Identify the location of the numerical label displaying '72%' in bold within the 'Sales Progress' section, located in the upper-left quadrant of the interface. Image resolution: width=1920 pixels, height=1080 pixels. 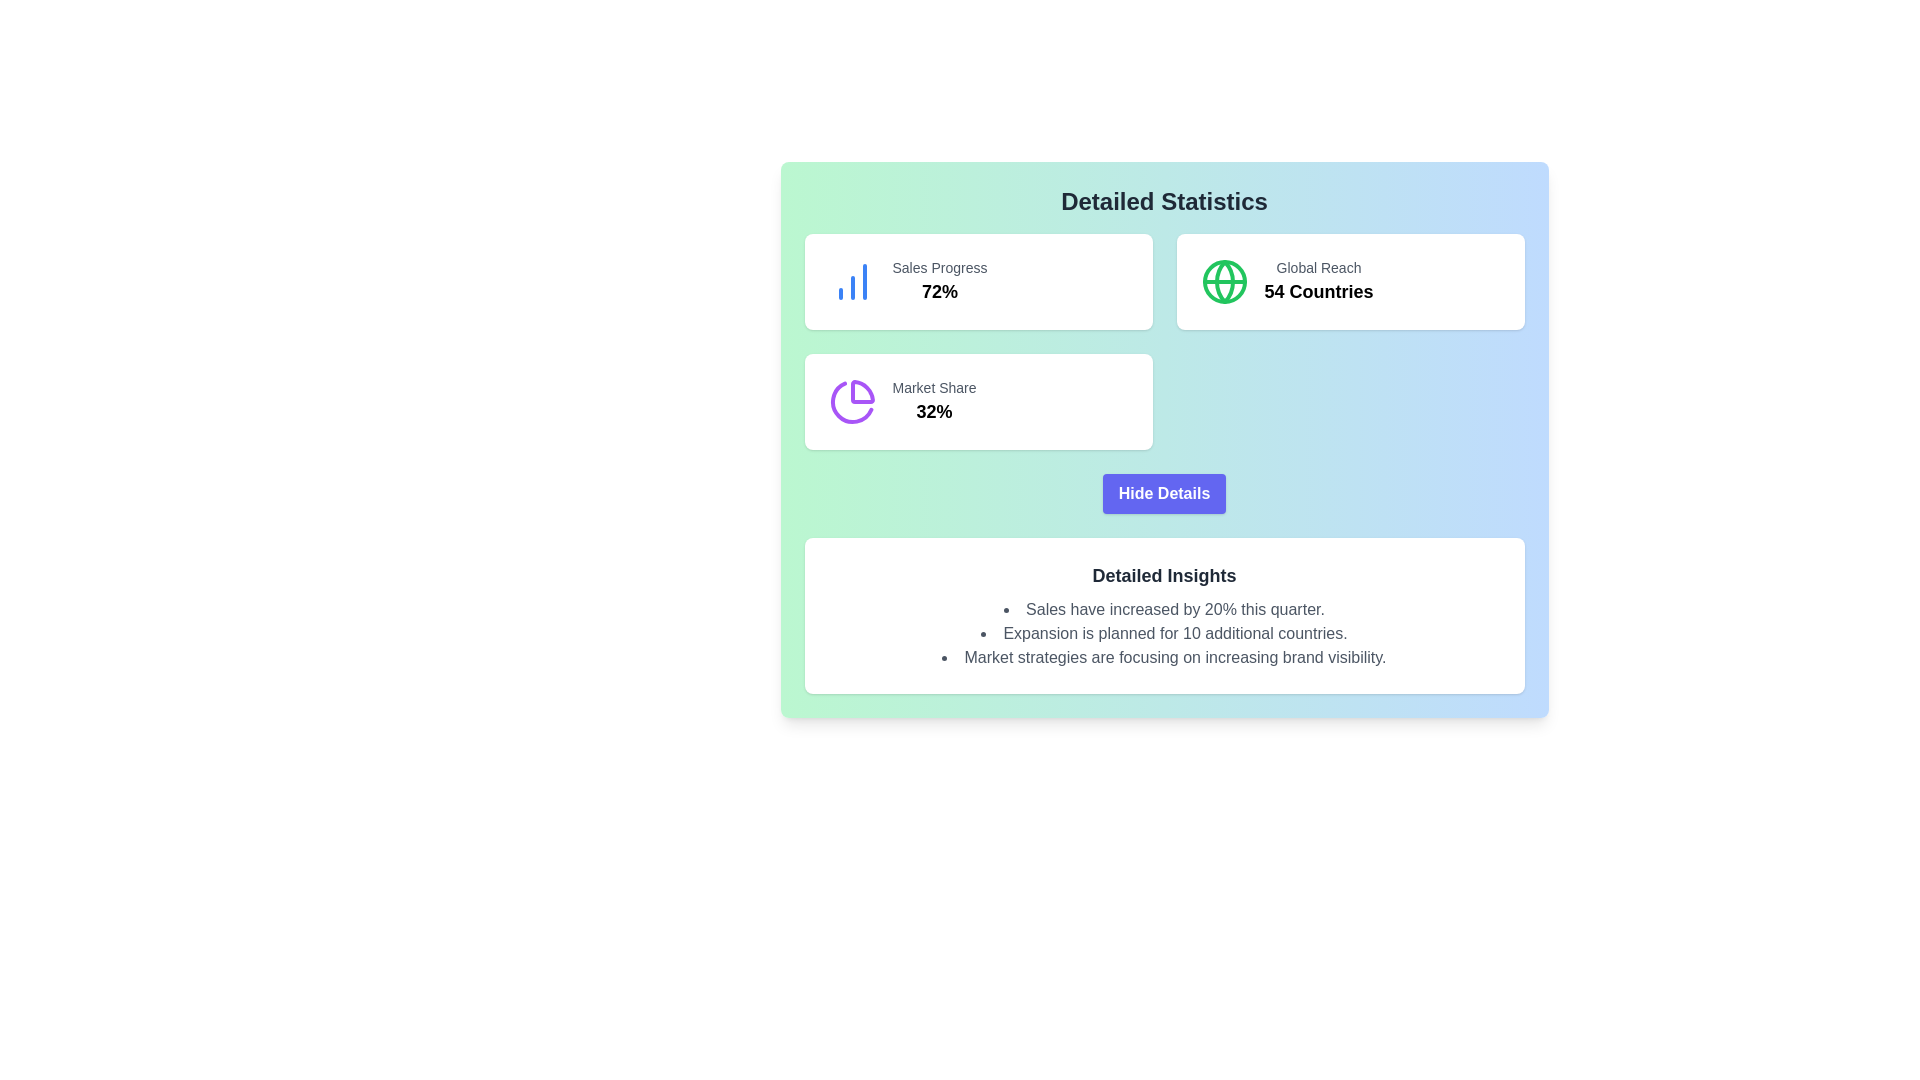
(939, 292).